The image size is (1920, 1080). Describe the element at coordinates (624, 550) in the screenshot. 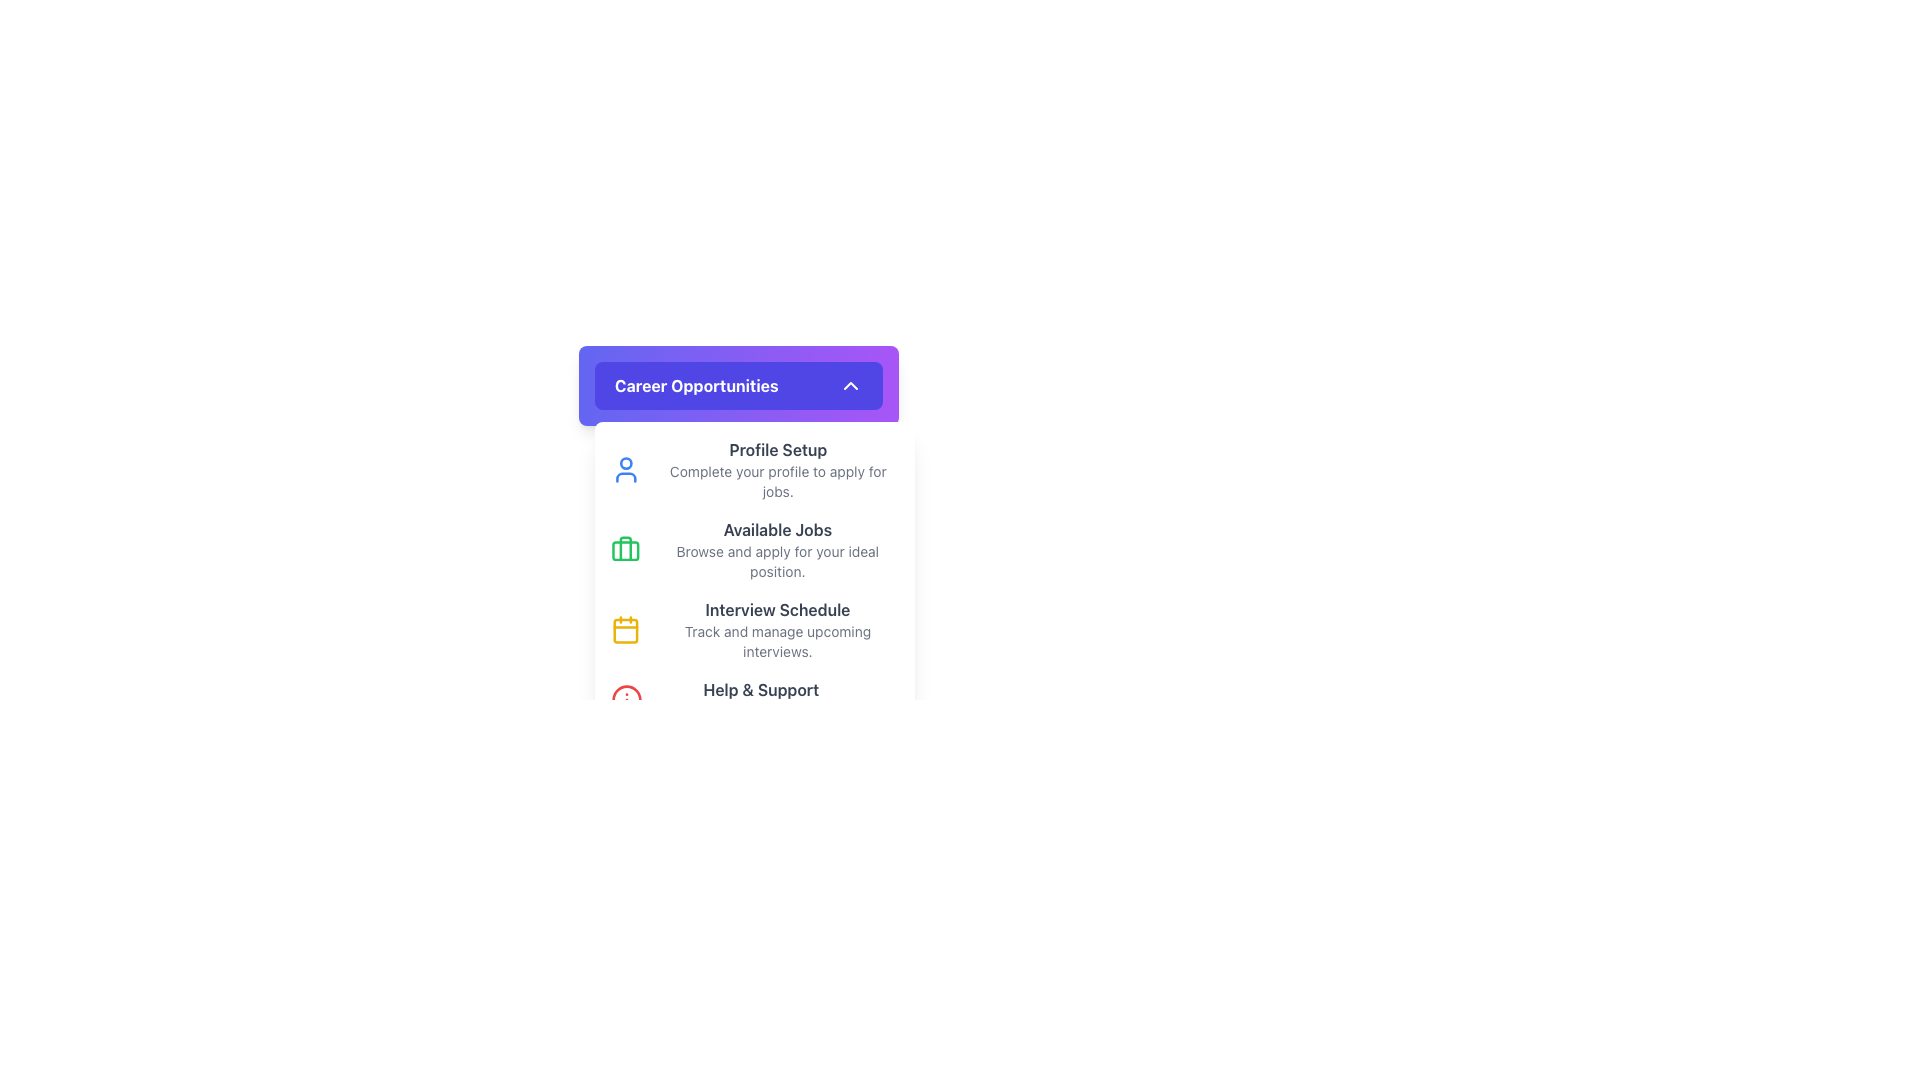

I see `the job opportunities icon located in the 'Available Jobs' section, which is the first visual element to the left of the 'Available Jobs' text` at that location.